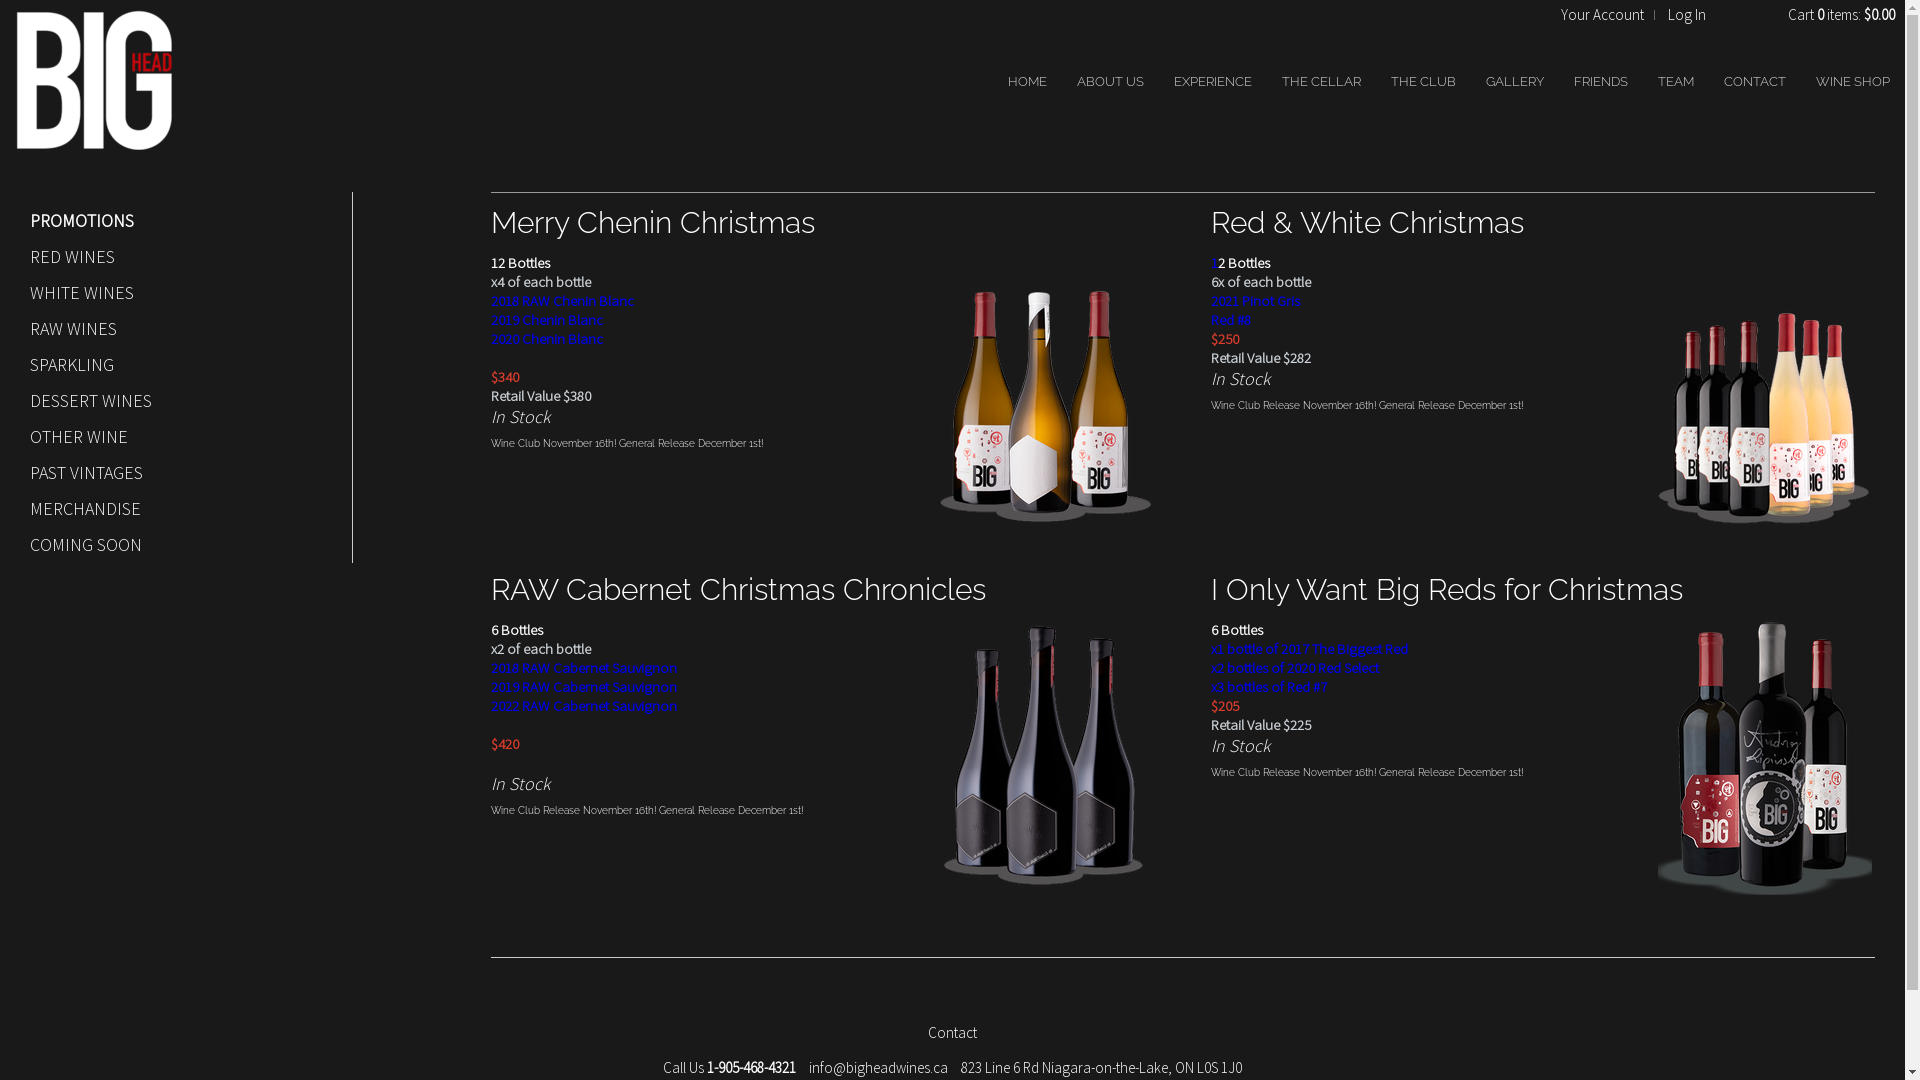  Describe the element at coordinates (561, 300) in the screenshot. I see `'2018 RAW Chenin Blanc'` at that location.